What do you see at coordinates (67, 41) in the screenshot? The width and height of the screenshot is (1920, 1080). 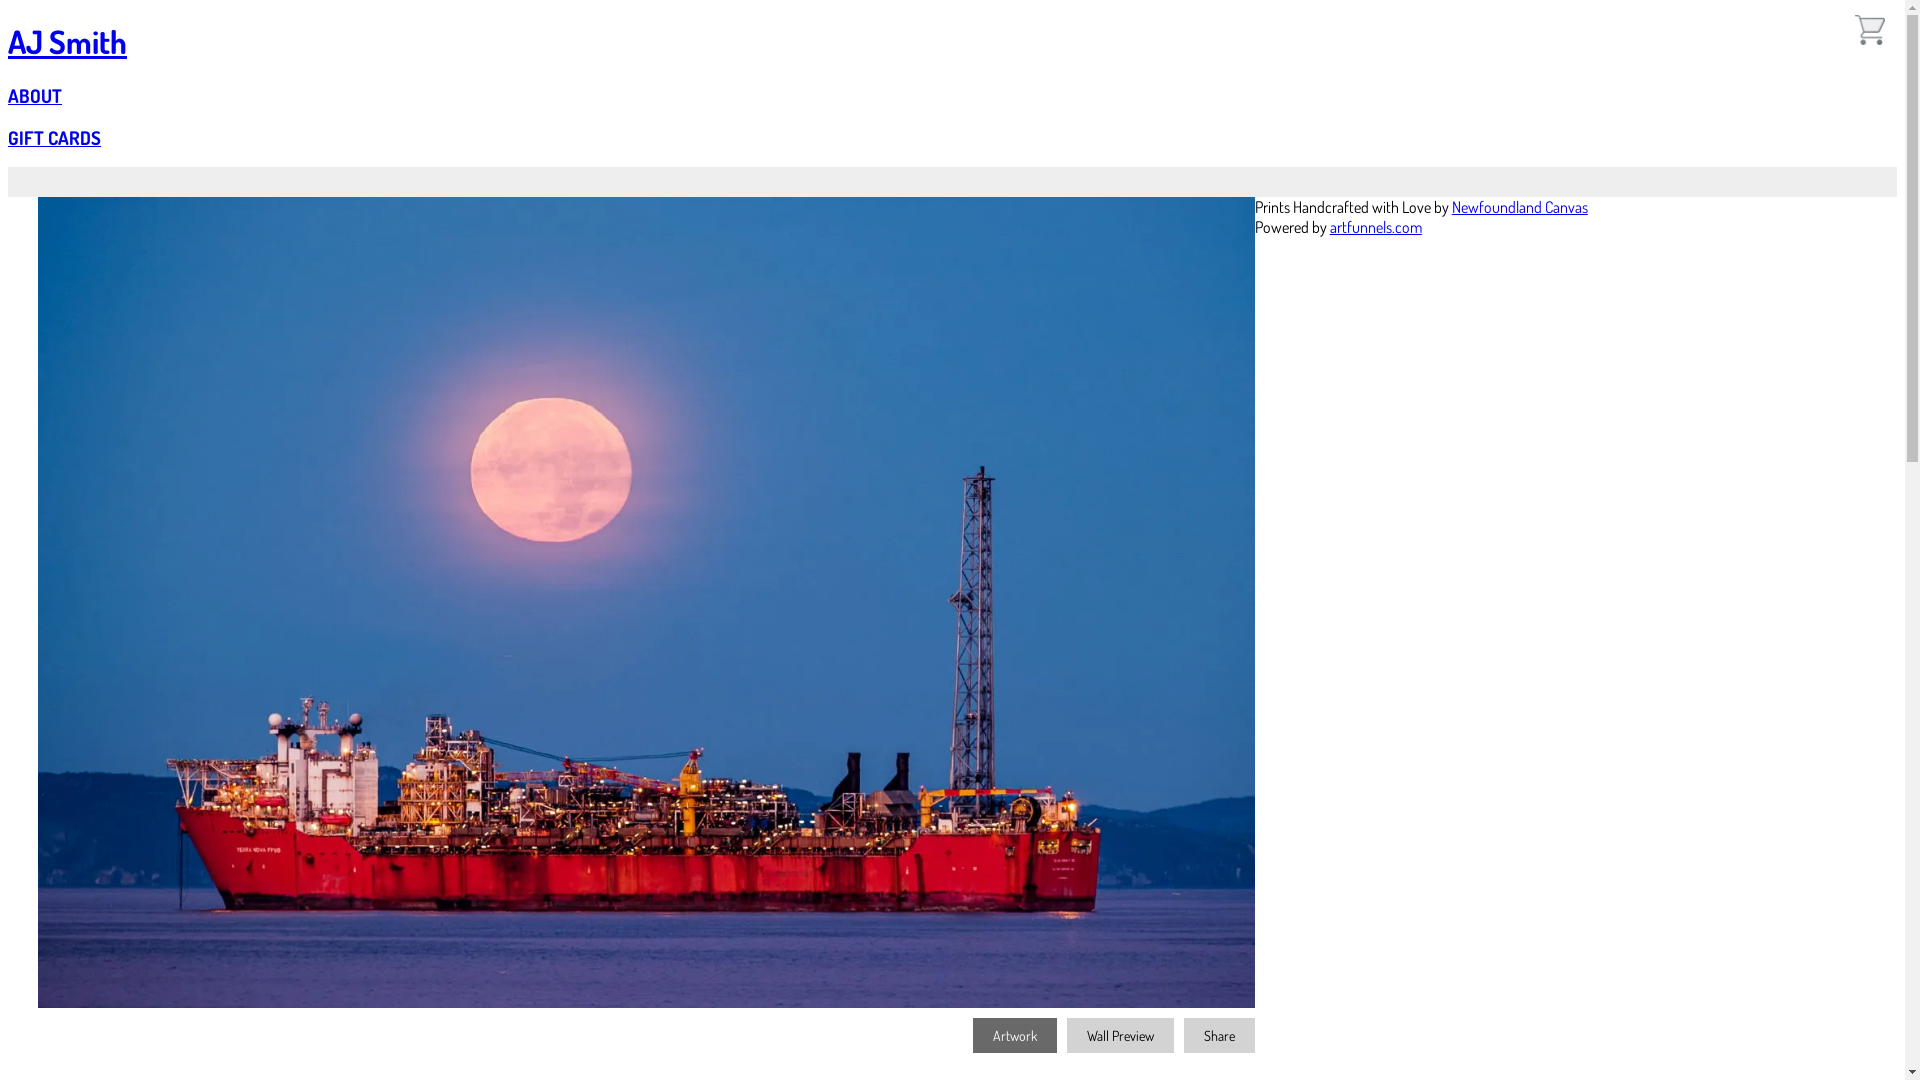 I see `'AJ Smith'` at bounding box center [67, 41].